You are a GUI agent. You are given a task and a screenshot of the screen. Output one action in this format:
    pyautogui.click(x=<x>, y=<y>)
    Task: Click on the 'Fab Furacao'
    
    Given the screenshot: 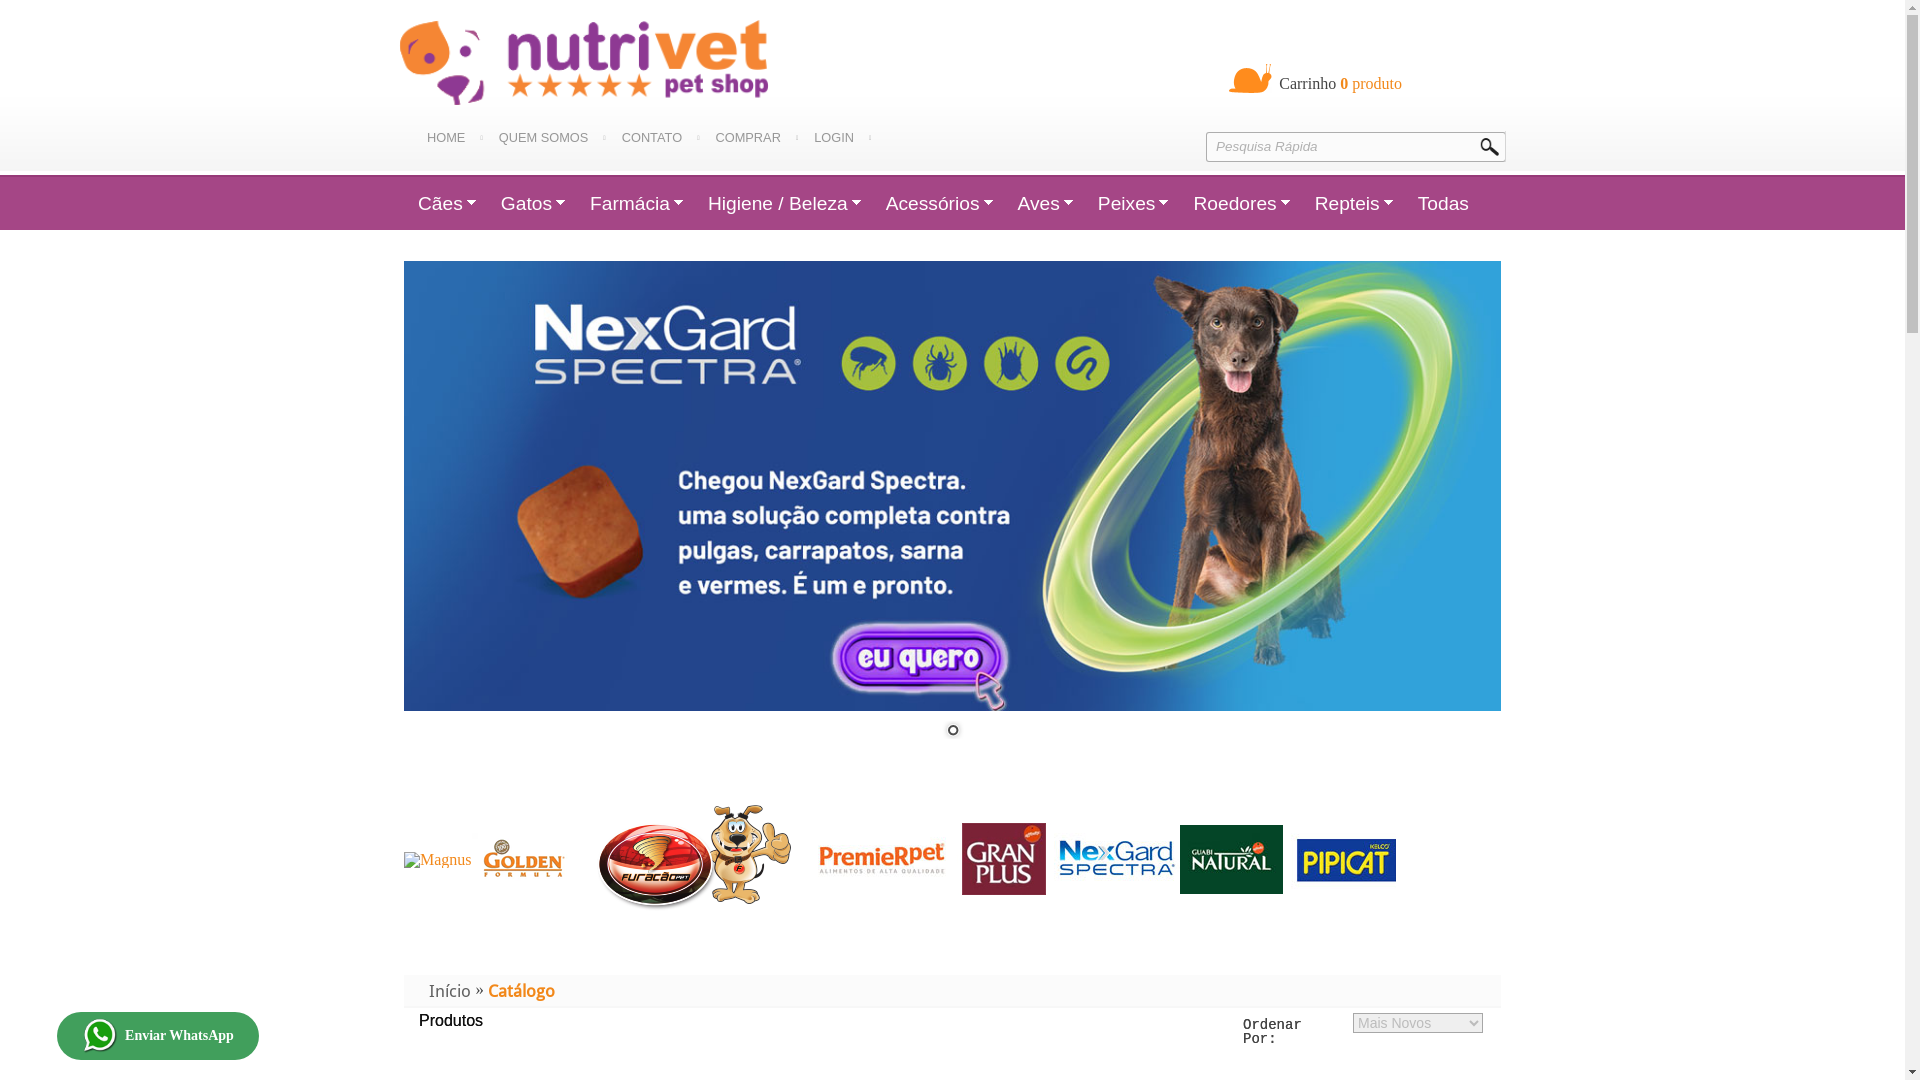 What is the action you would take?
    pyautogui.click(x=694, y=858)
    